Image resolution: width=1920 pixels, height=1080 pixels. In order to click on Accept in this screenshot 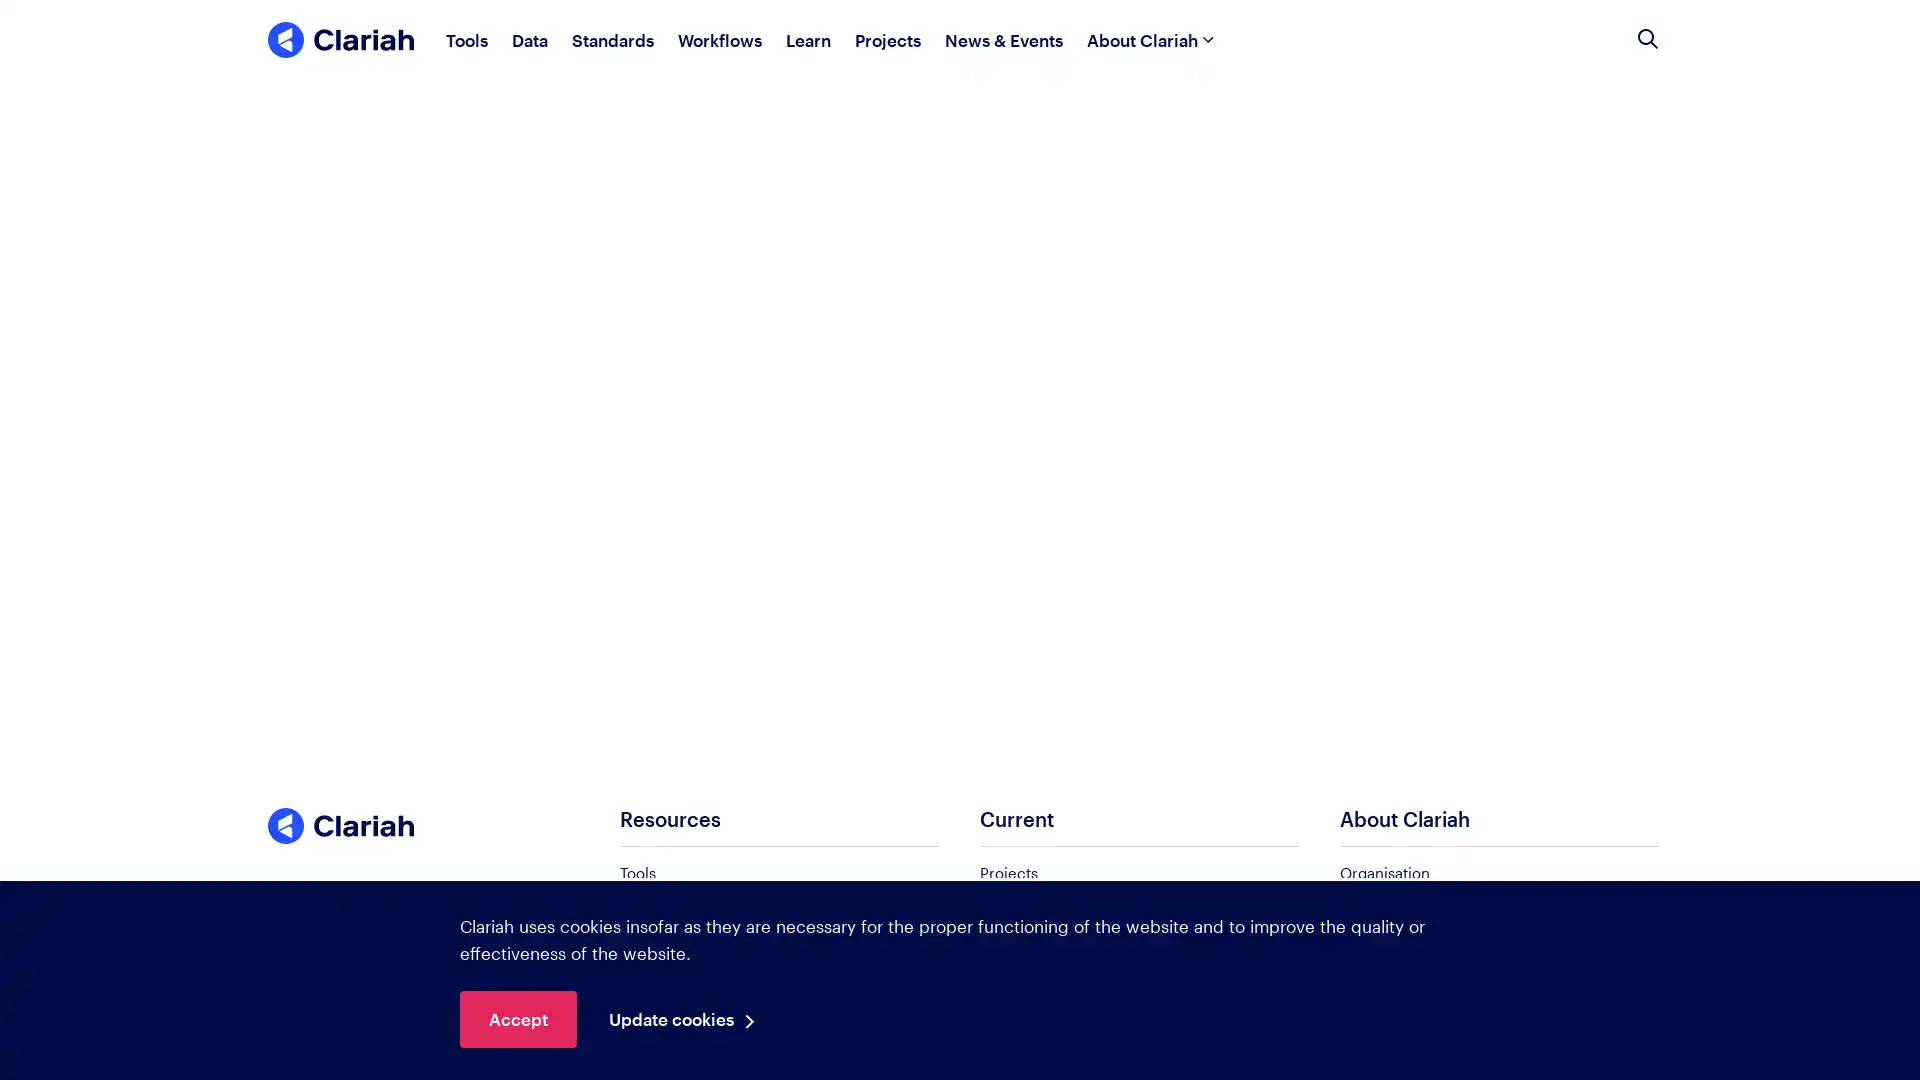, I will do `click(518, 1019)`.